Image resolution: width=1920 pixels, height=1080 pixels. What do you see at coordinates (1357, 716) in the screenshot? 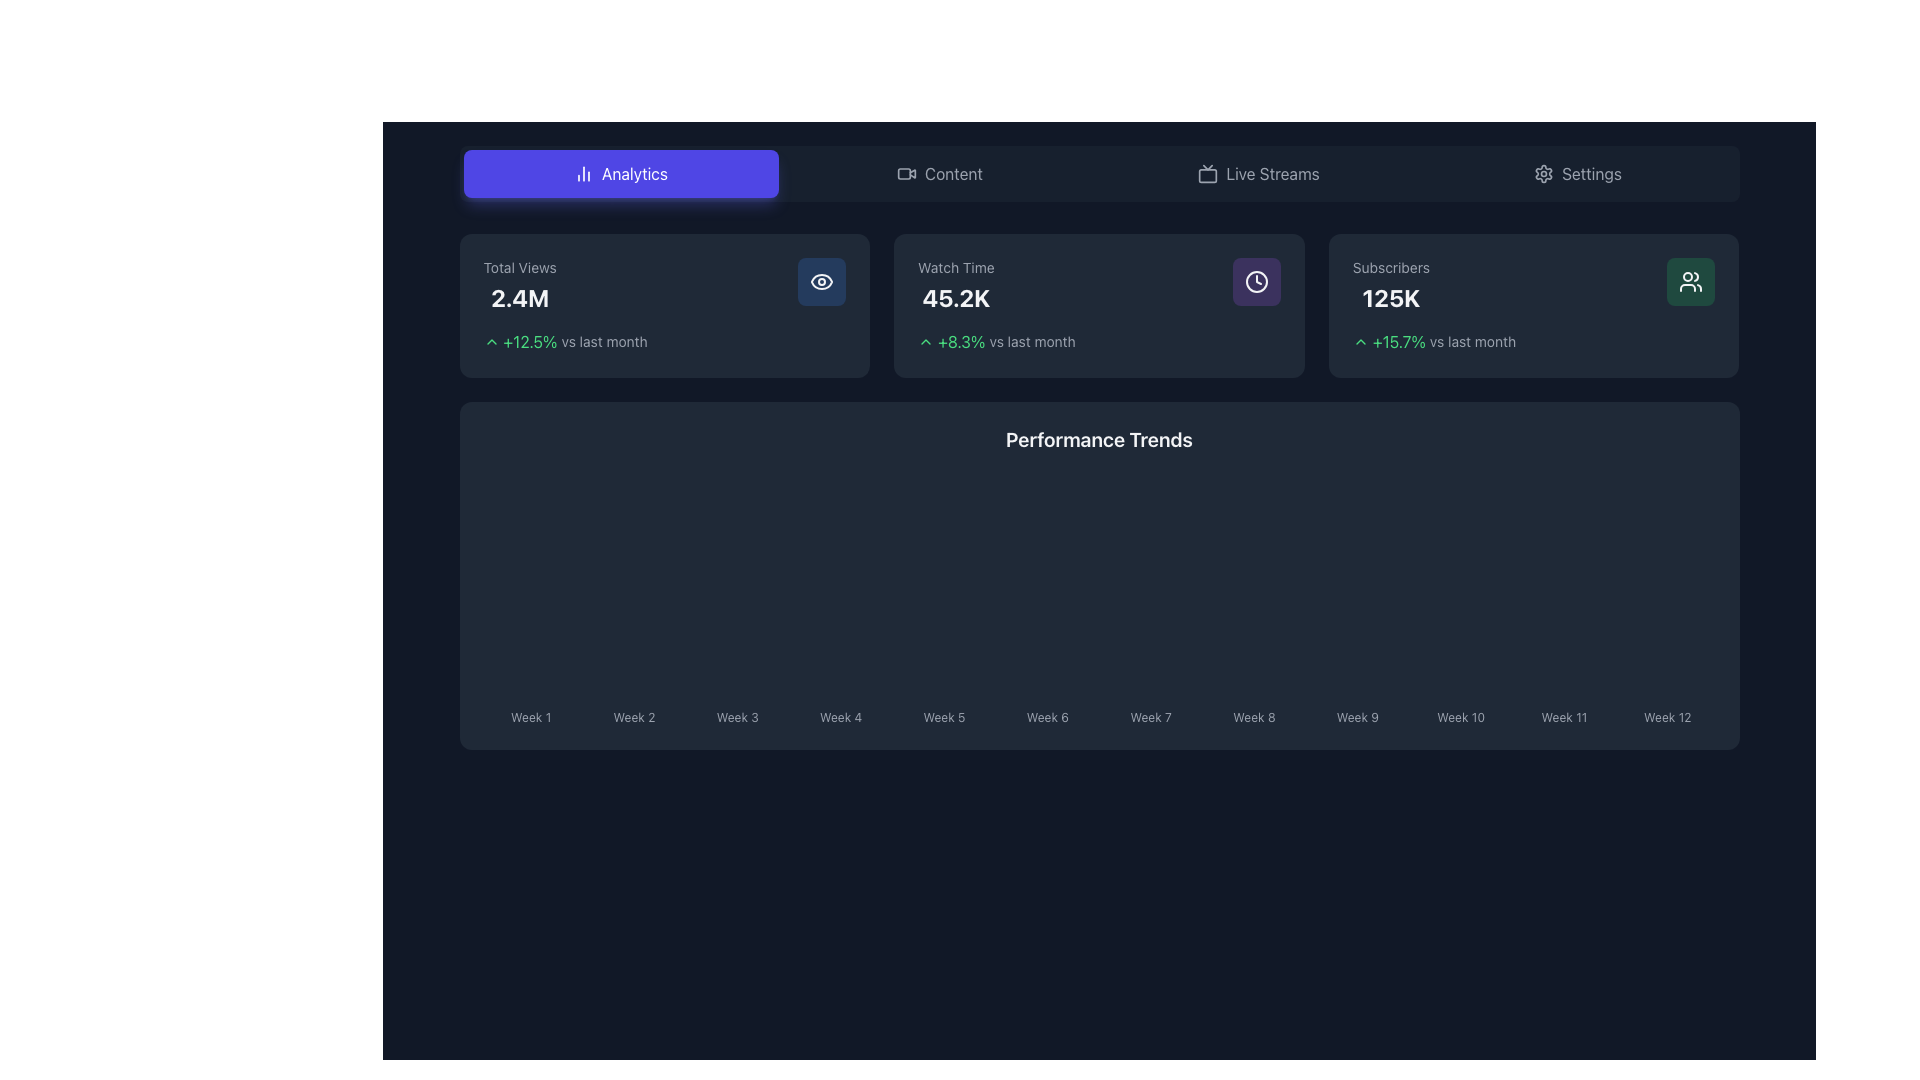
I see `the text label displaying 'Week 9', which is styled with a small font size and muted gray color, located under the 'Performance Trends' chart` at bounding box center [1357, 716].